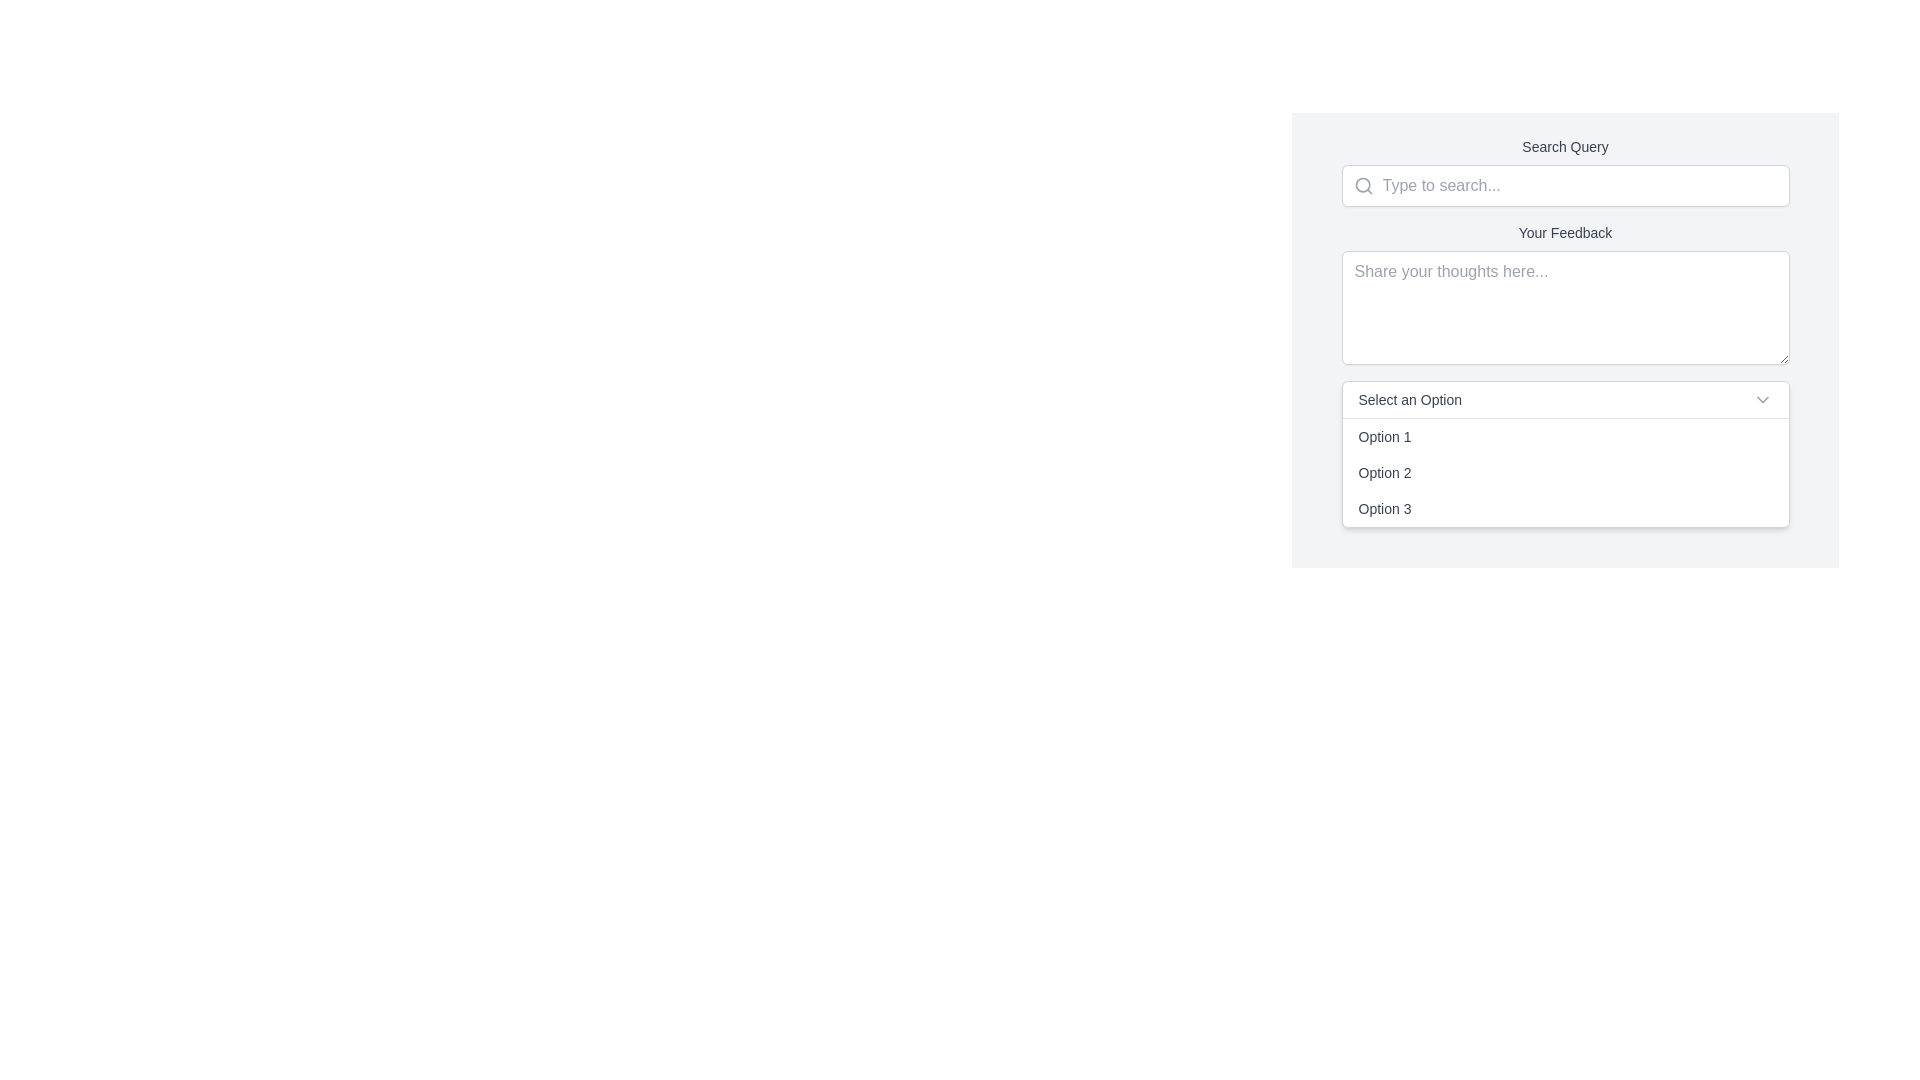 This screenshot has height=1080, width=1920. I want to click on the downward-facing gray arrow icon of the Dropdown toggle button located at the far right of the 'Select an Option' text, so click(1762, 400).